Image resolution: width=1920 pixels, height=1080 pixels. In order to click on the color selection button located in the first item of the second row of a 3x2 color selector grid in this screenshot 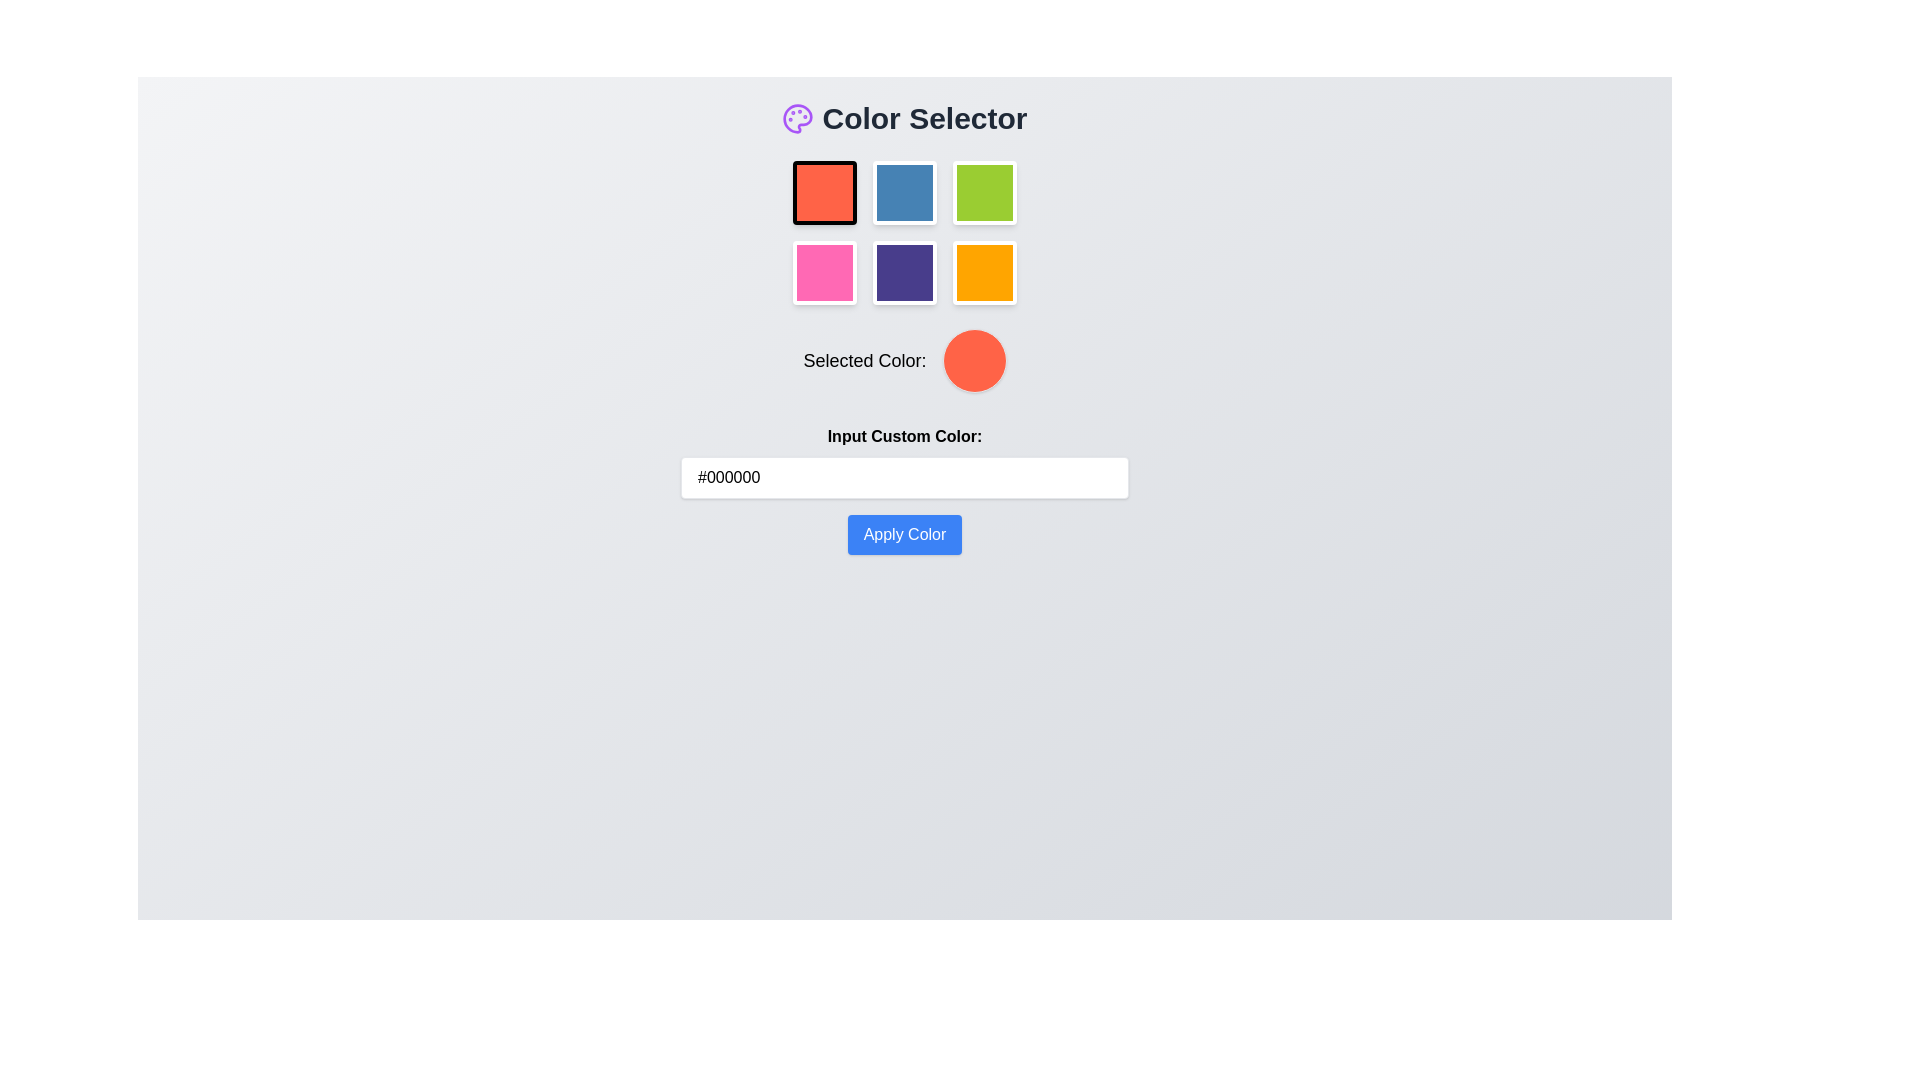, I will do `click(825, 273)`.